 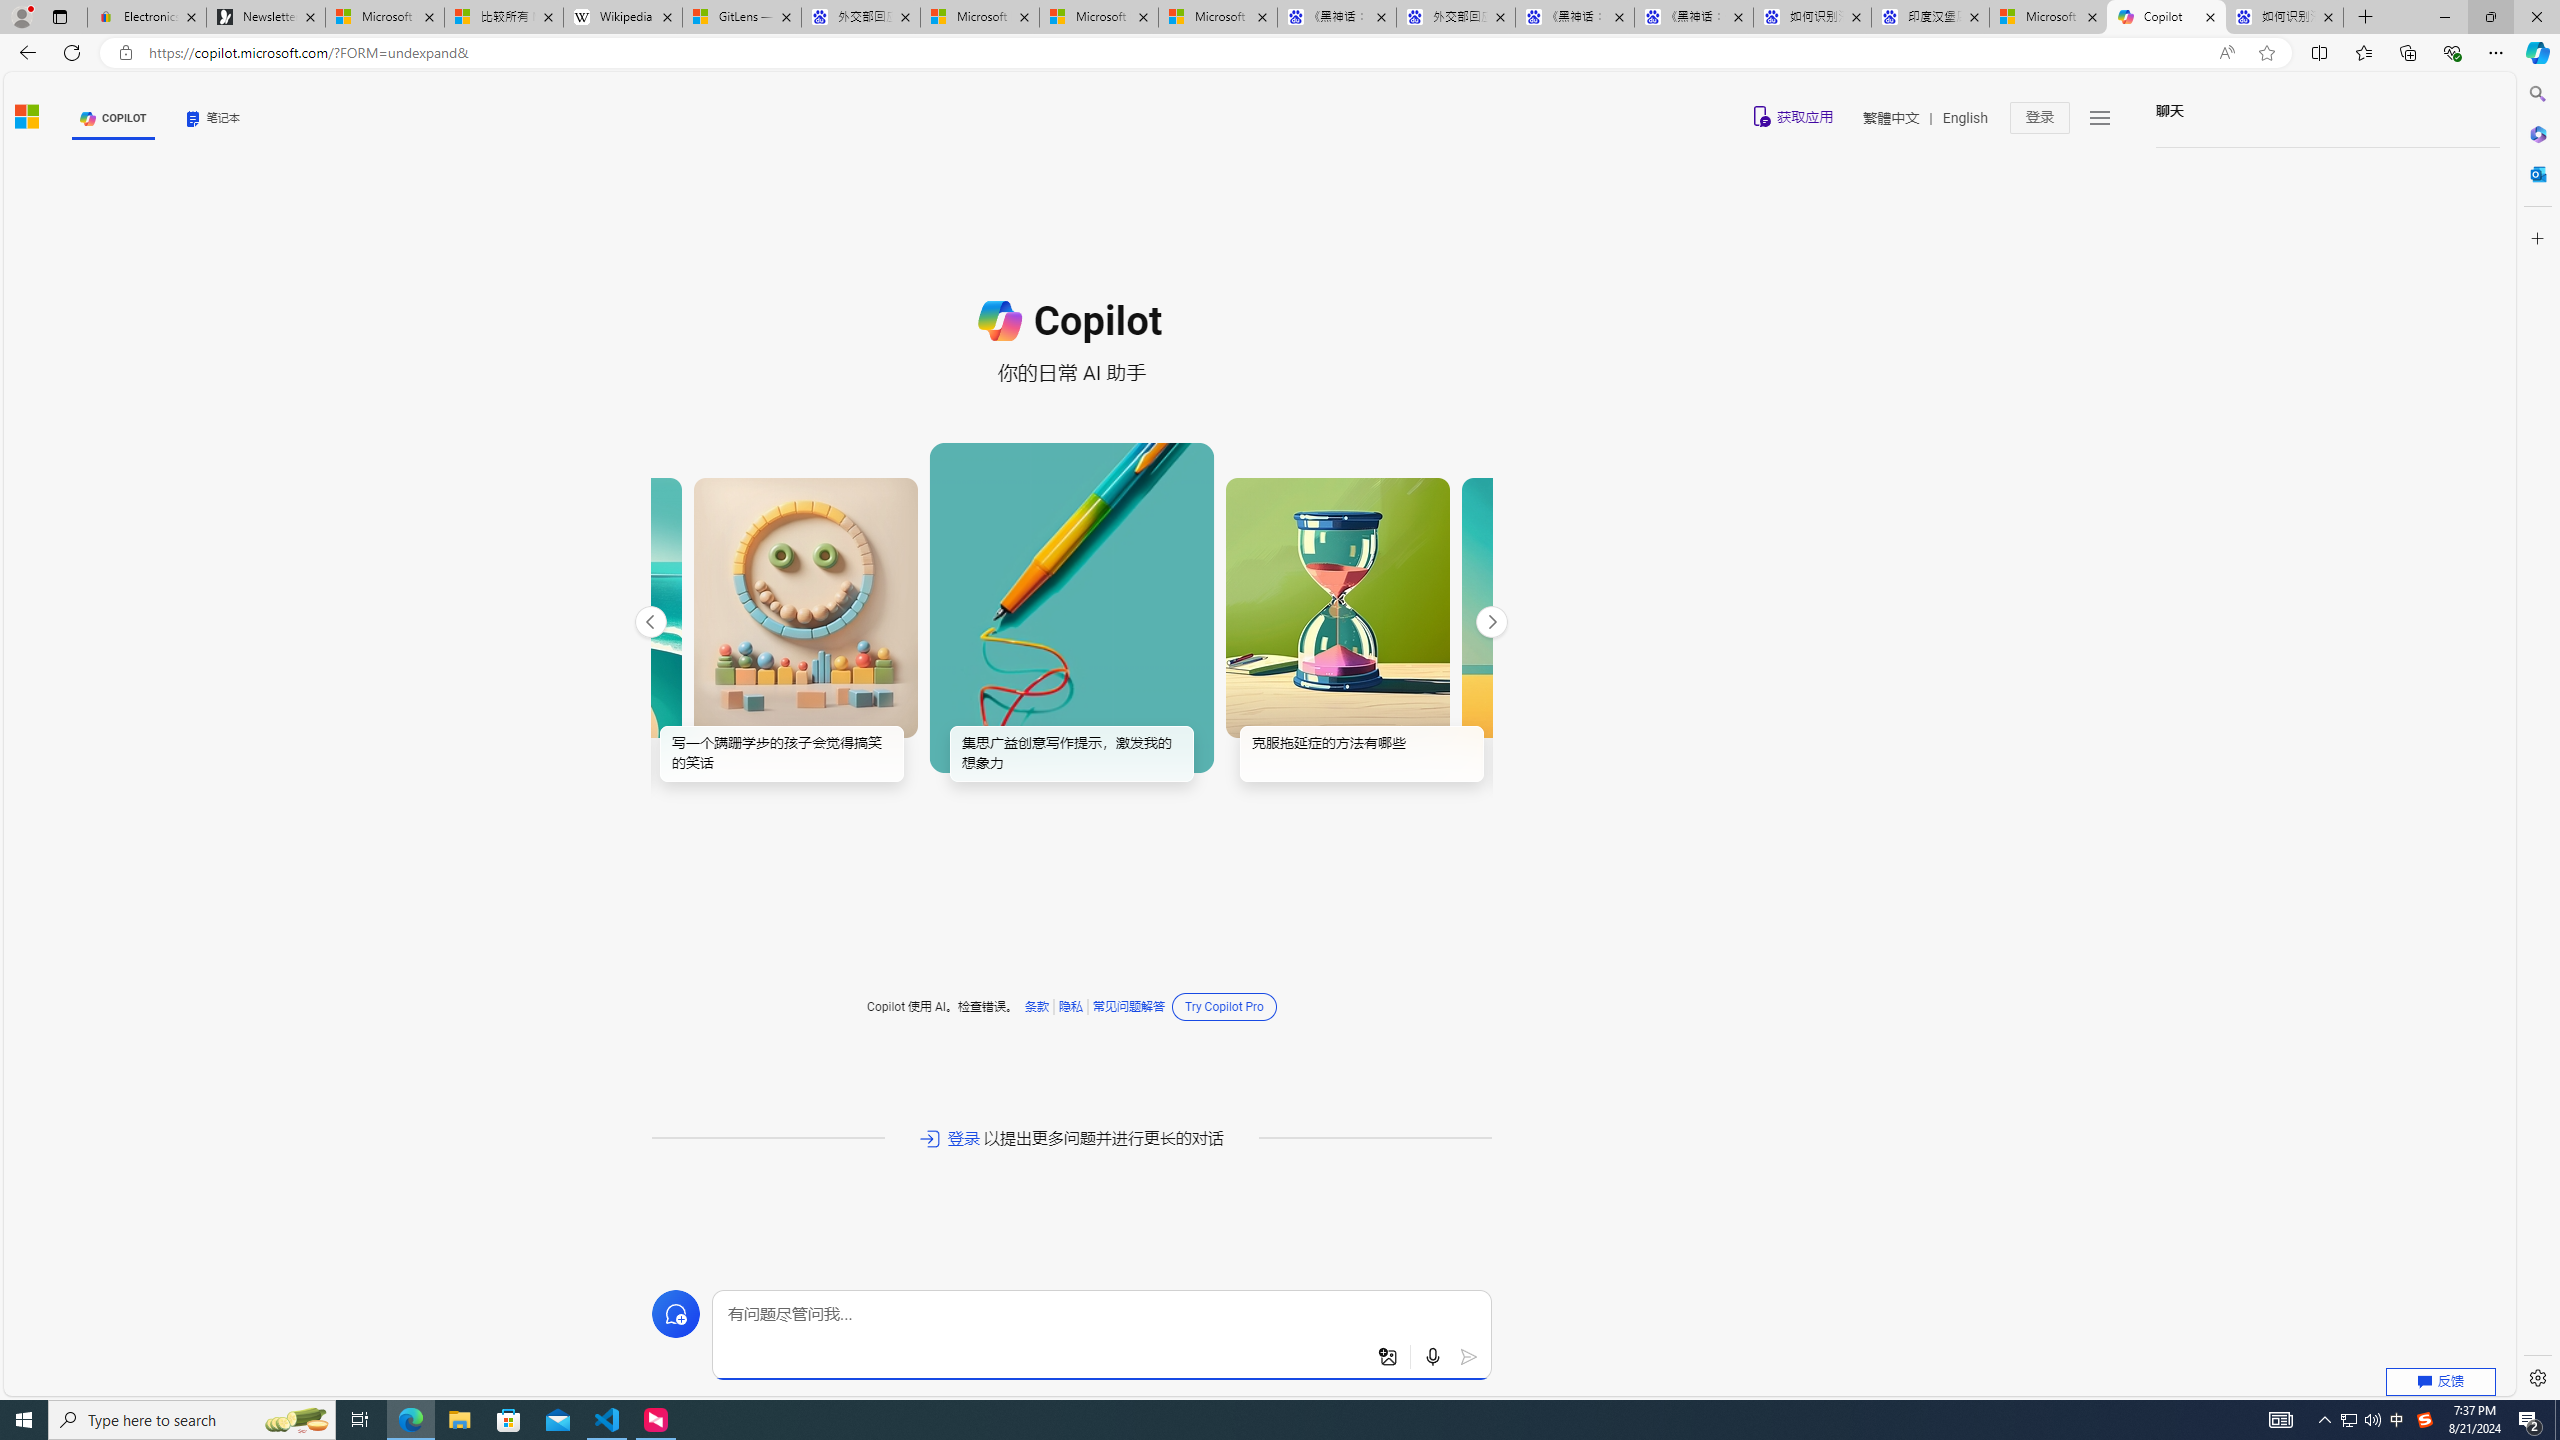 What do you see at coordinates (264, 16) in the screenshot?
I see `'Newsletter Sign Up'` at bounding box center [264, 16].